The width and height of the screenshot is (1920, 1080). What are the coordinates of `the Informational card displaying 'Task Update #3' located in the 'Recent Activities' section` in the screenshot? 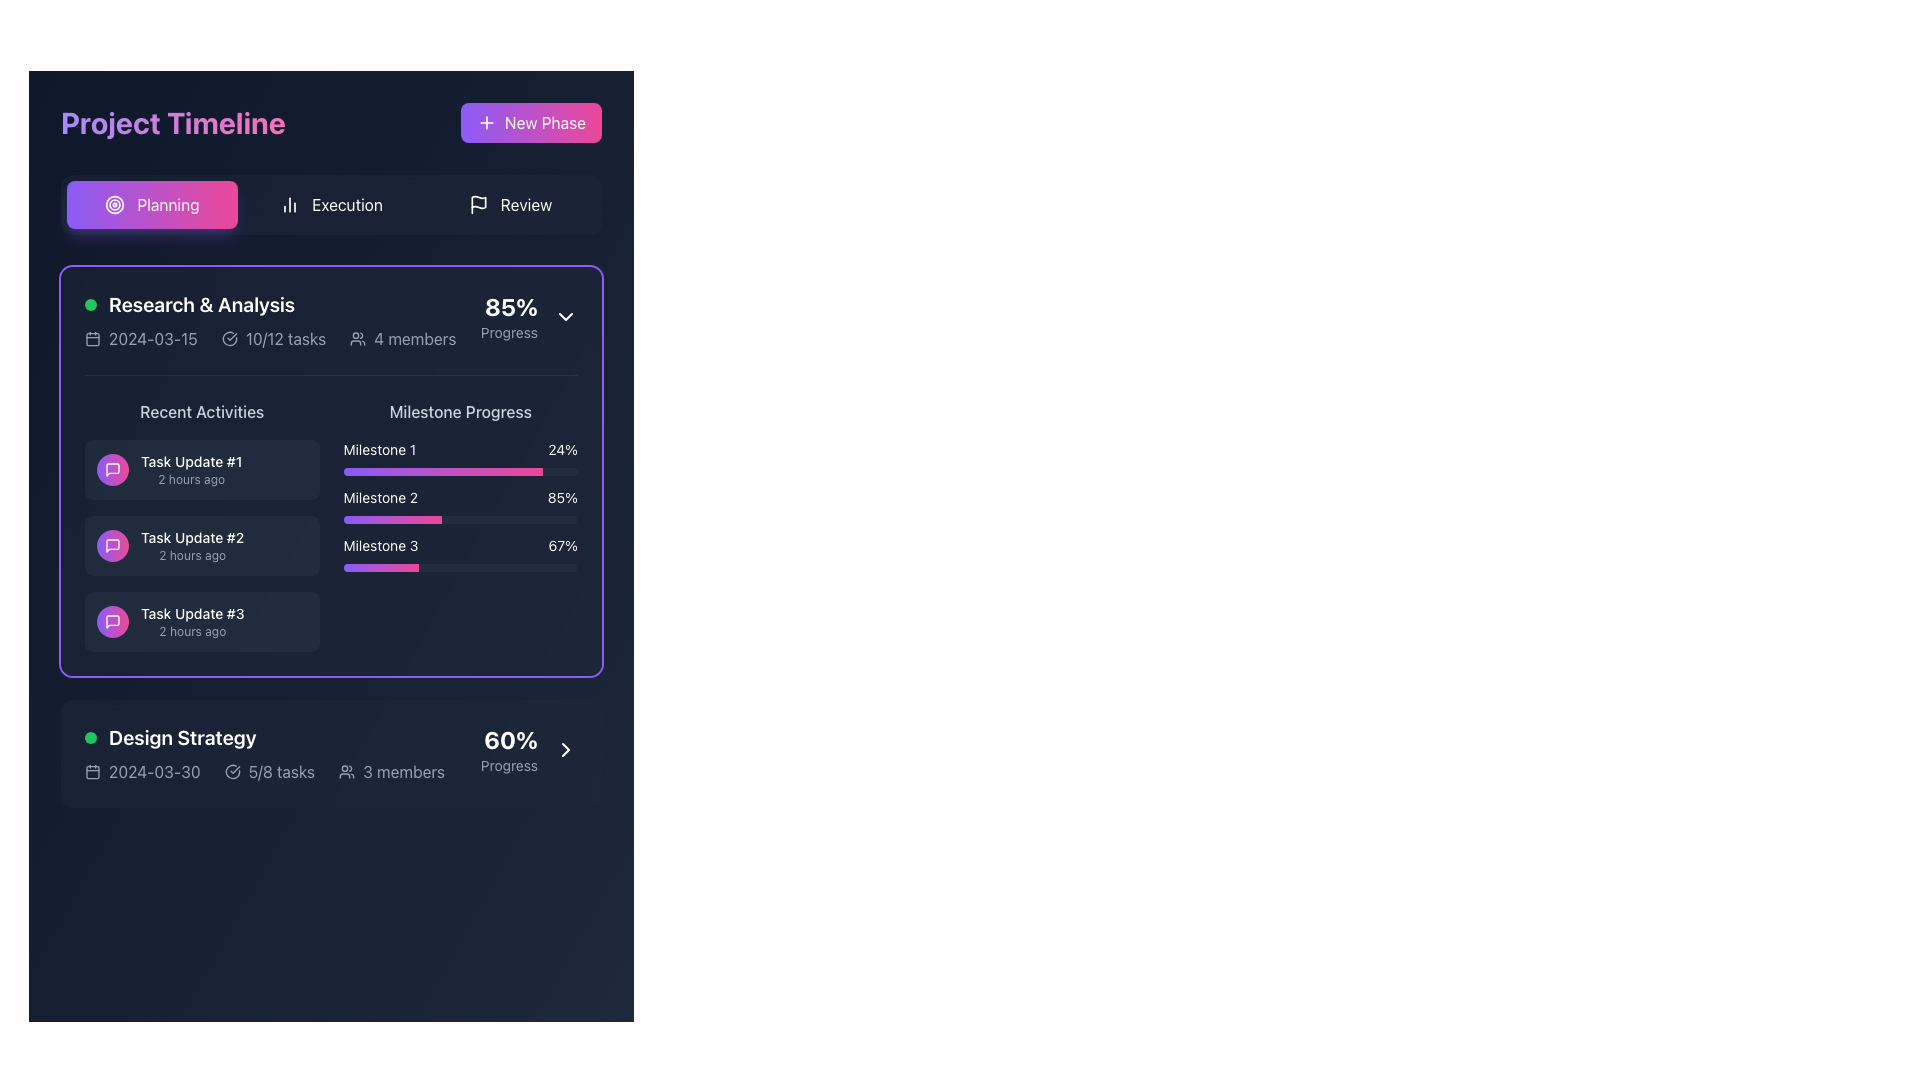 It's located at (202, 620).